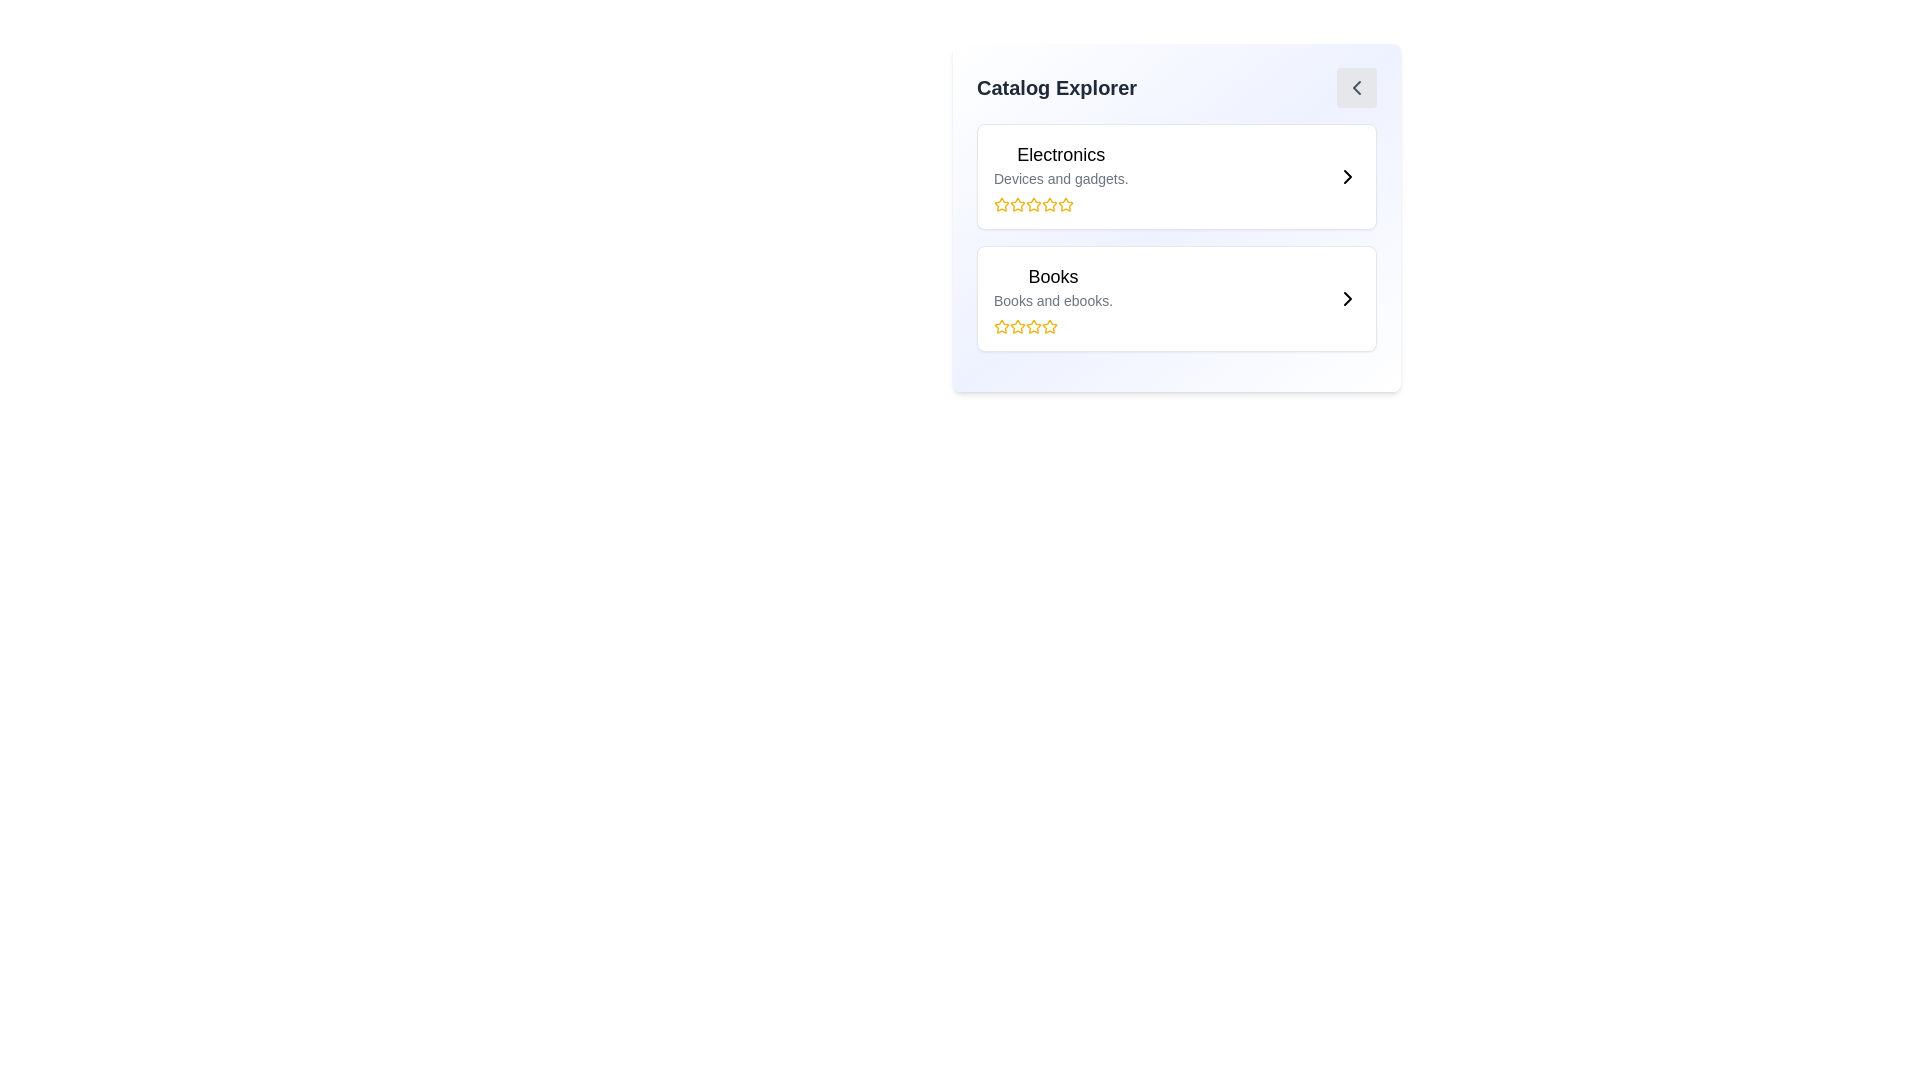 The width and height of the screenshot is (1920, 1080). Describe the element at coordinates (1052, 326) in the screenshot. I see `the Rating selector (star-based) located in the 'Books' section, beneath the text 'Books and ebooks.'` at that location.